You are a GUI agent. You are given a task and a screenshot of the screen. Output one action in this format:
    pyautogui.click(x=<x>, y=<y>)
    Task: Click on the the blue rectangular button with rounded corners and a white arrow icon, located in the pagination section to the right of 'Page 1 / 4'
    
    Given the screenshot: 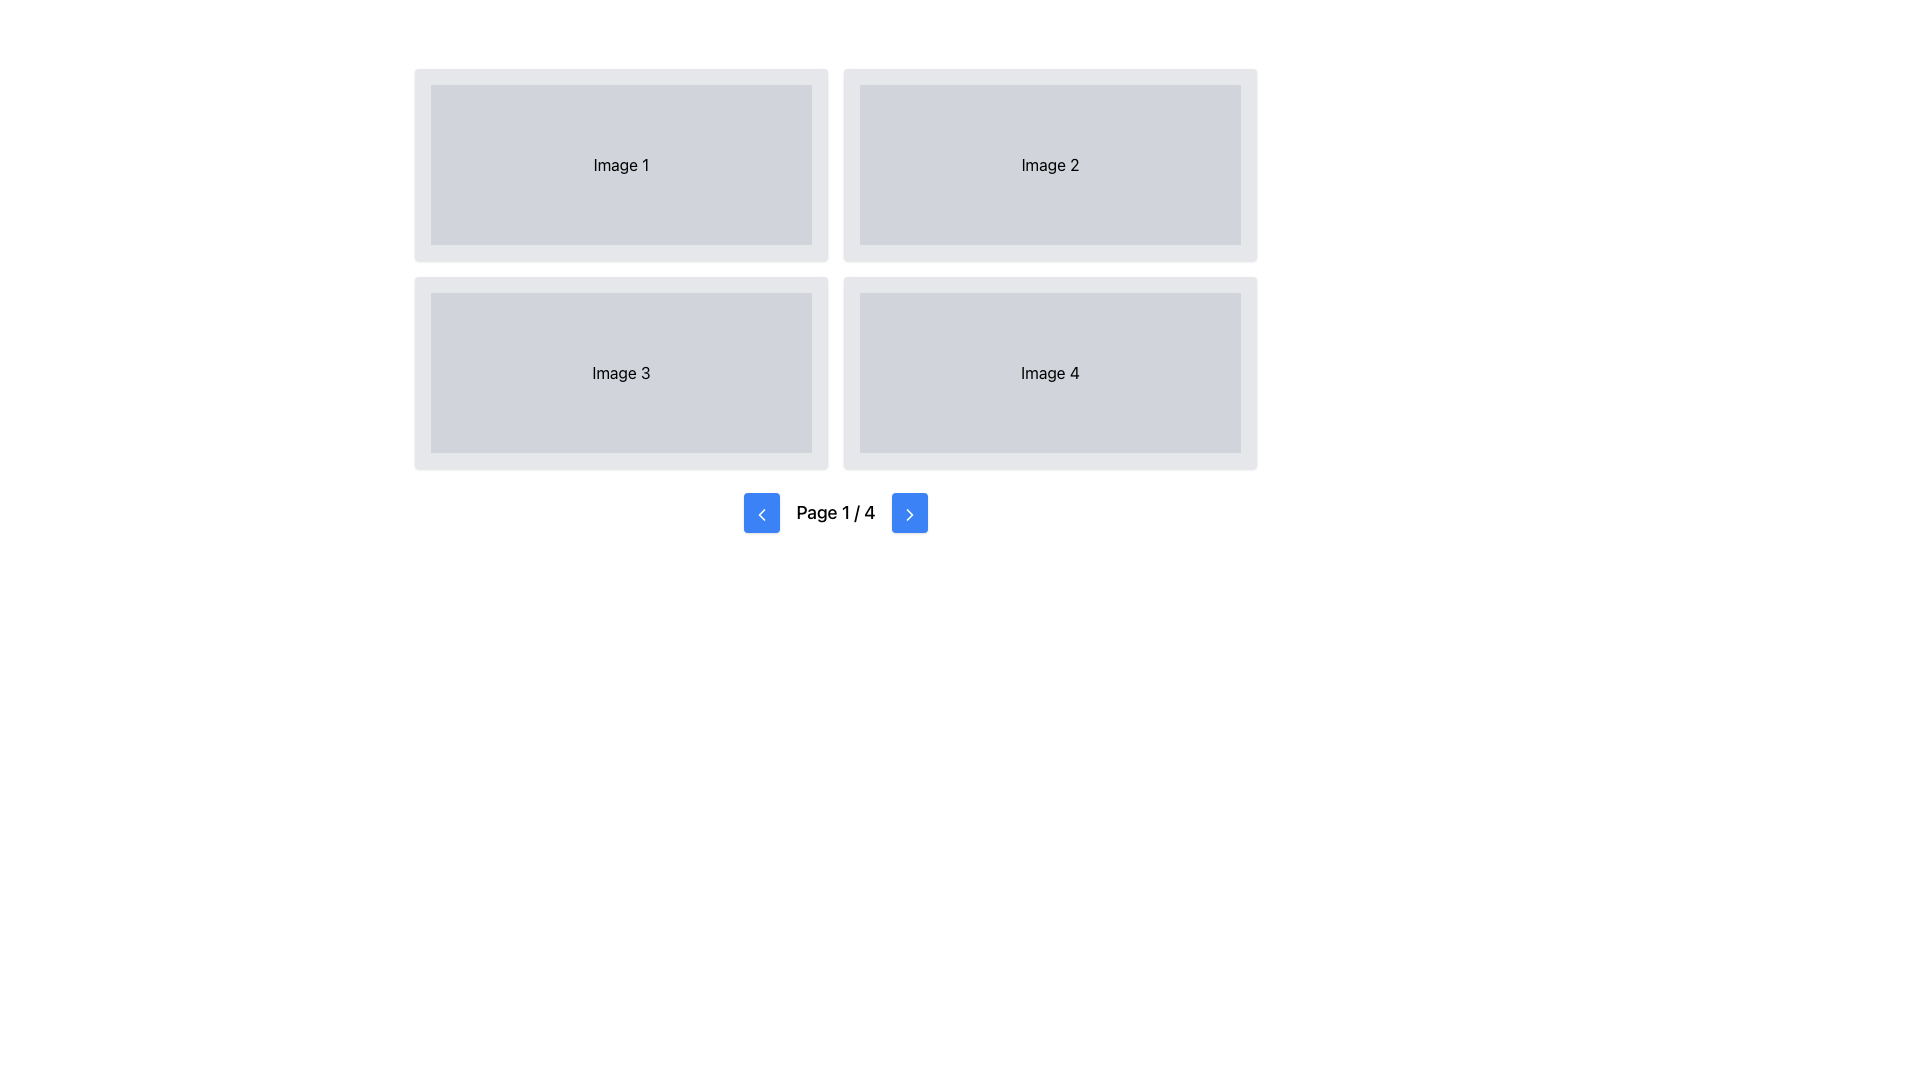 What is the action you would take?
    pyautogui.click(x=908, y=512)
    